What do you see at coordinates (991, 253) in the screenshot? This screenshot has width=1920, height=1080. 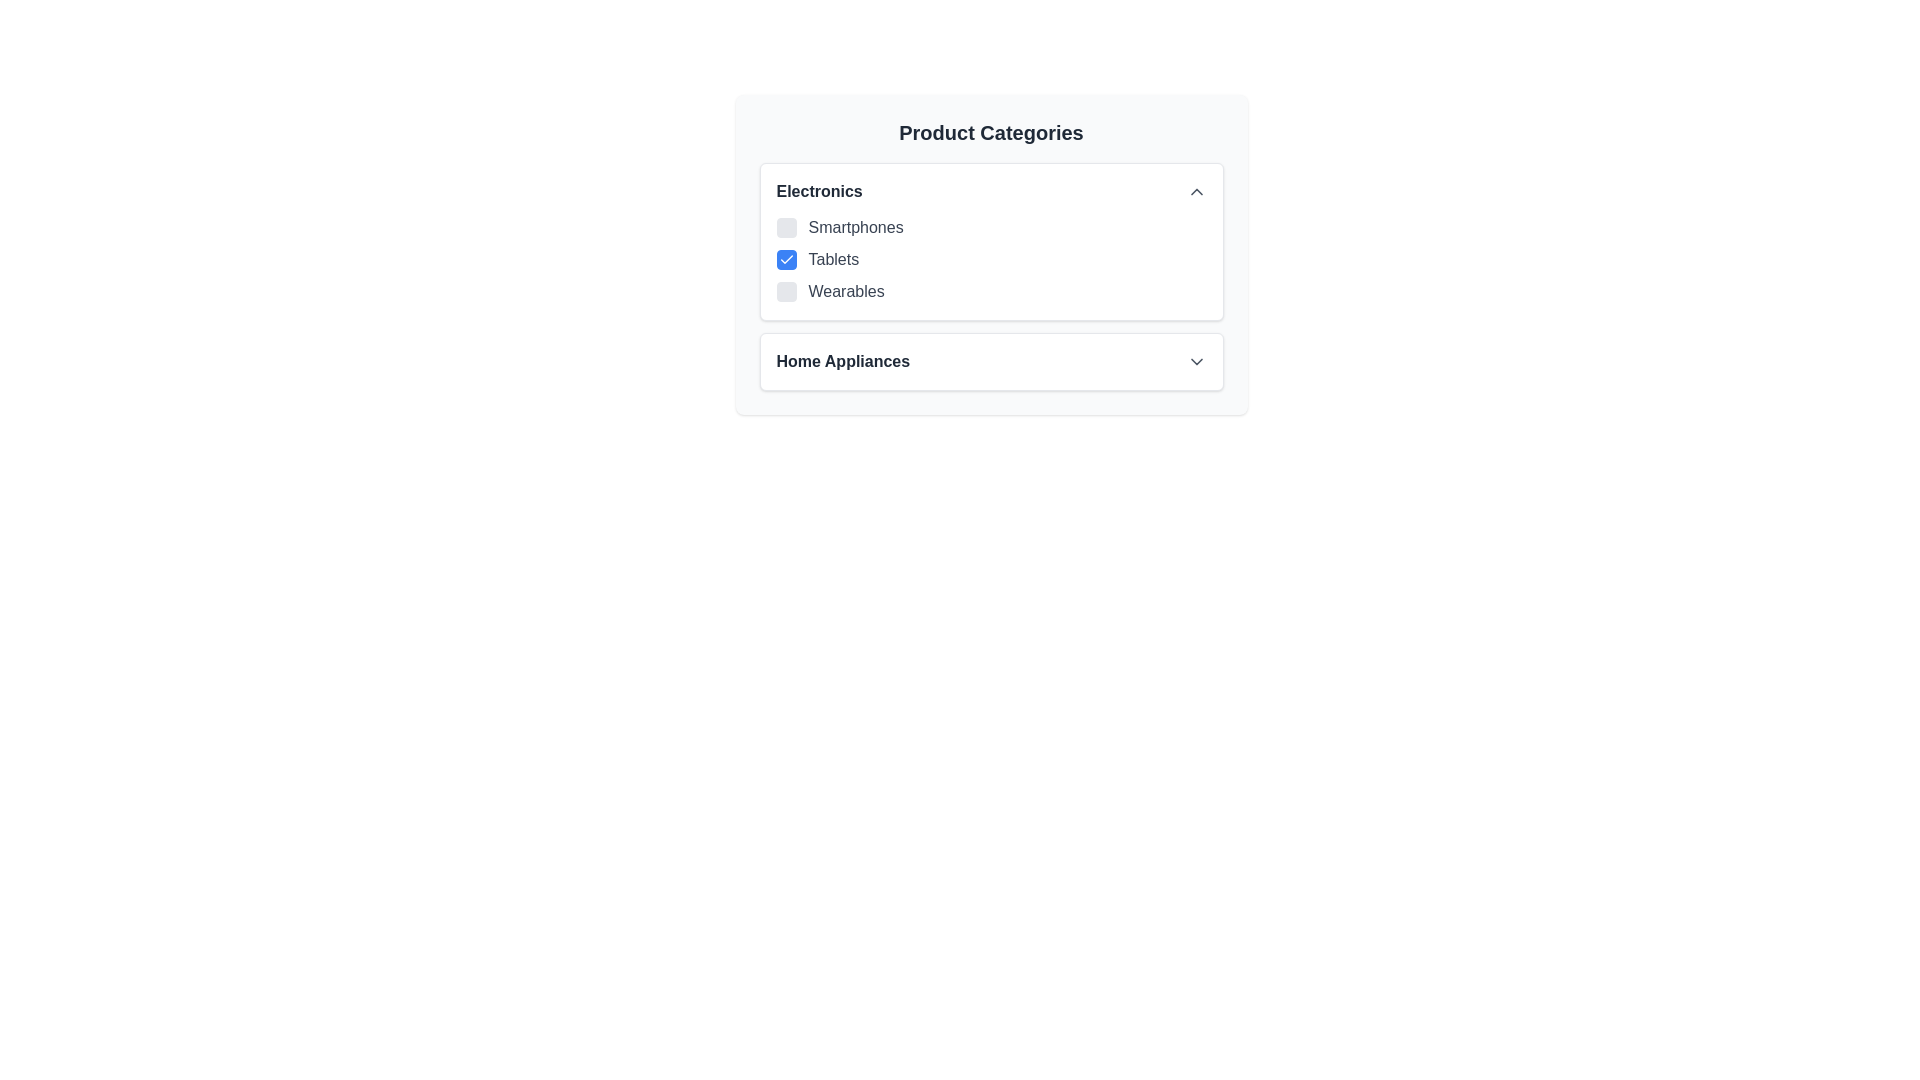 I see `the 'Tablets' checkbox in the 'Product Categories' panel, which is the second checkbox under the 'Electronics' category` at bounding box center [991, 253].